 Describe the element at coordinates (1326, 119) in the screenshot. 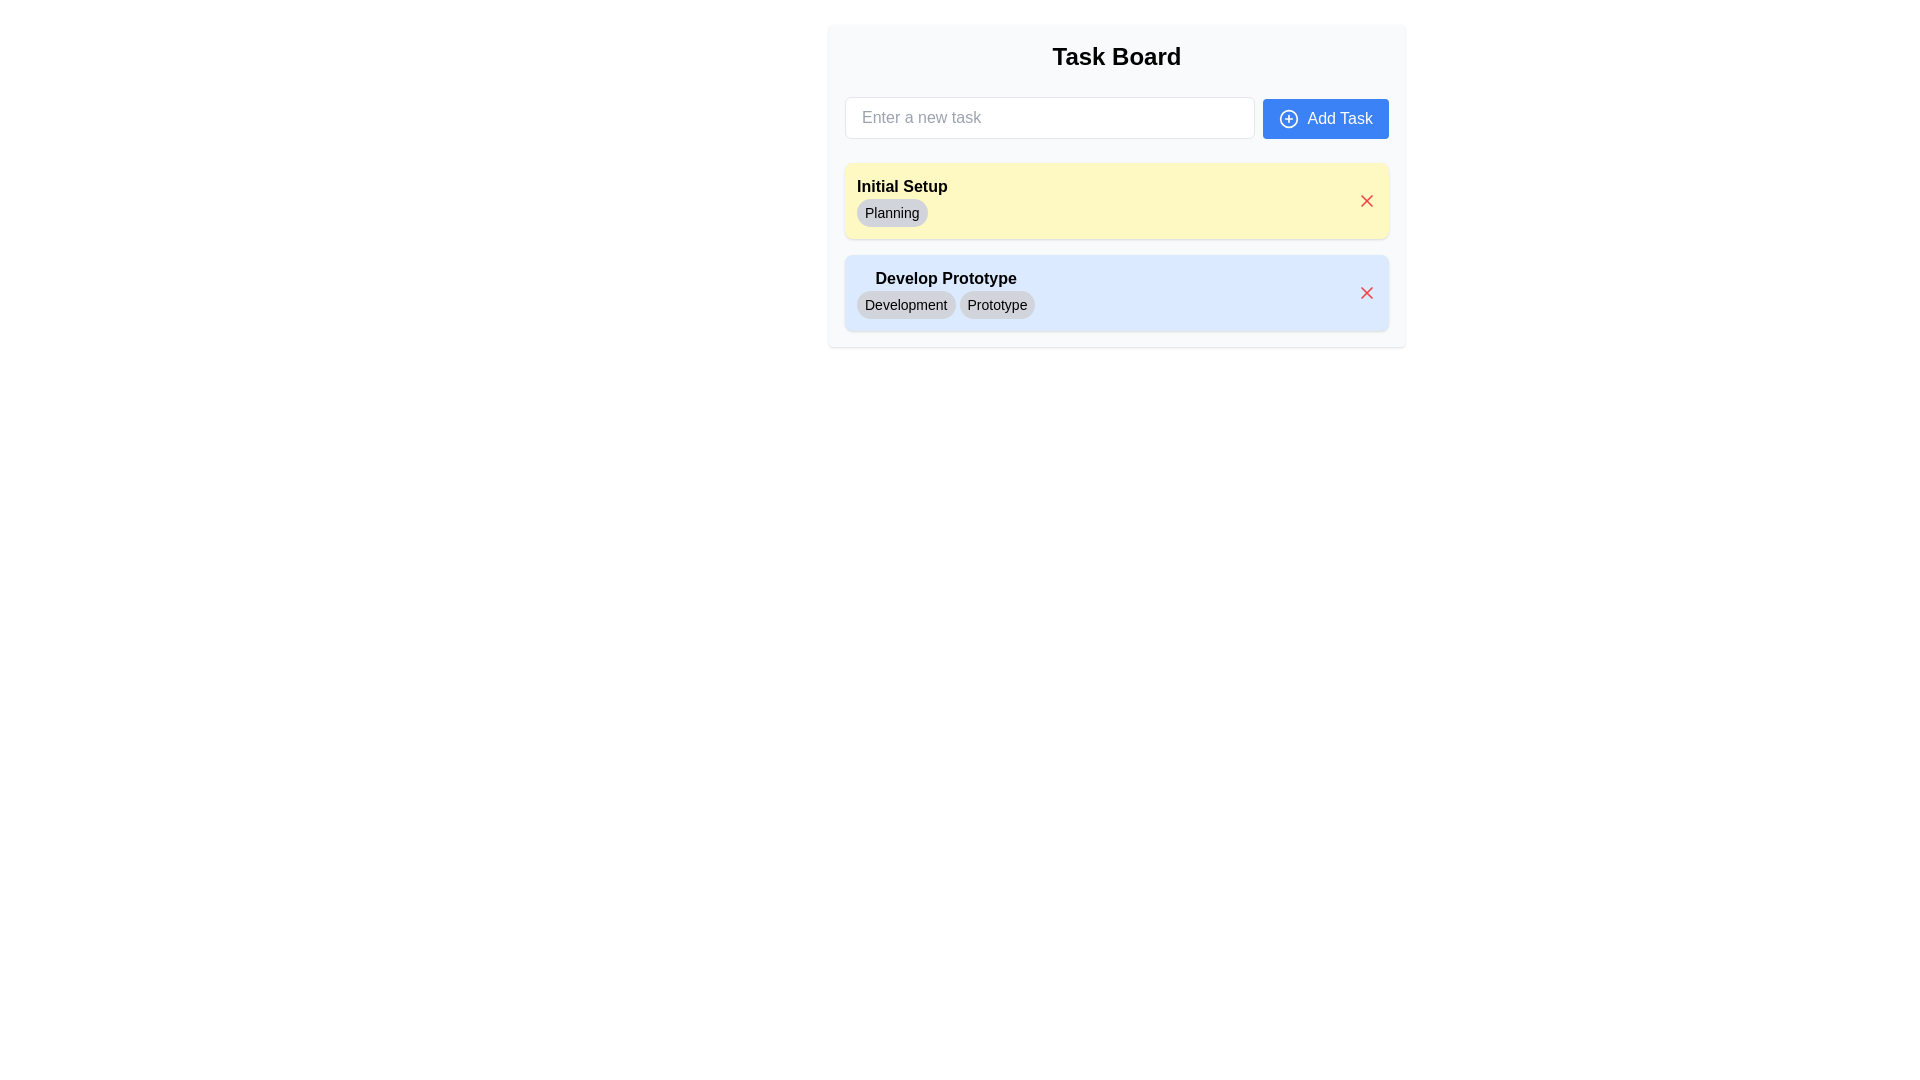

I see `the blue 'Add Task' button with rounded corners, which has a plus icon on the left, to initiate task addition` at that location.